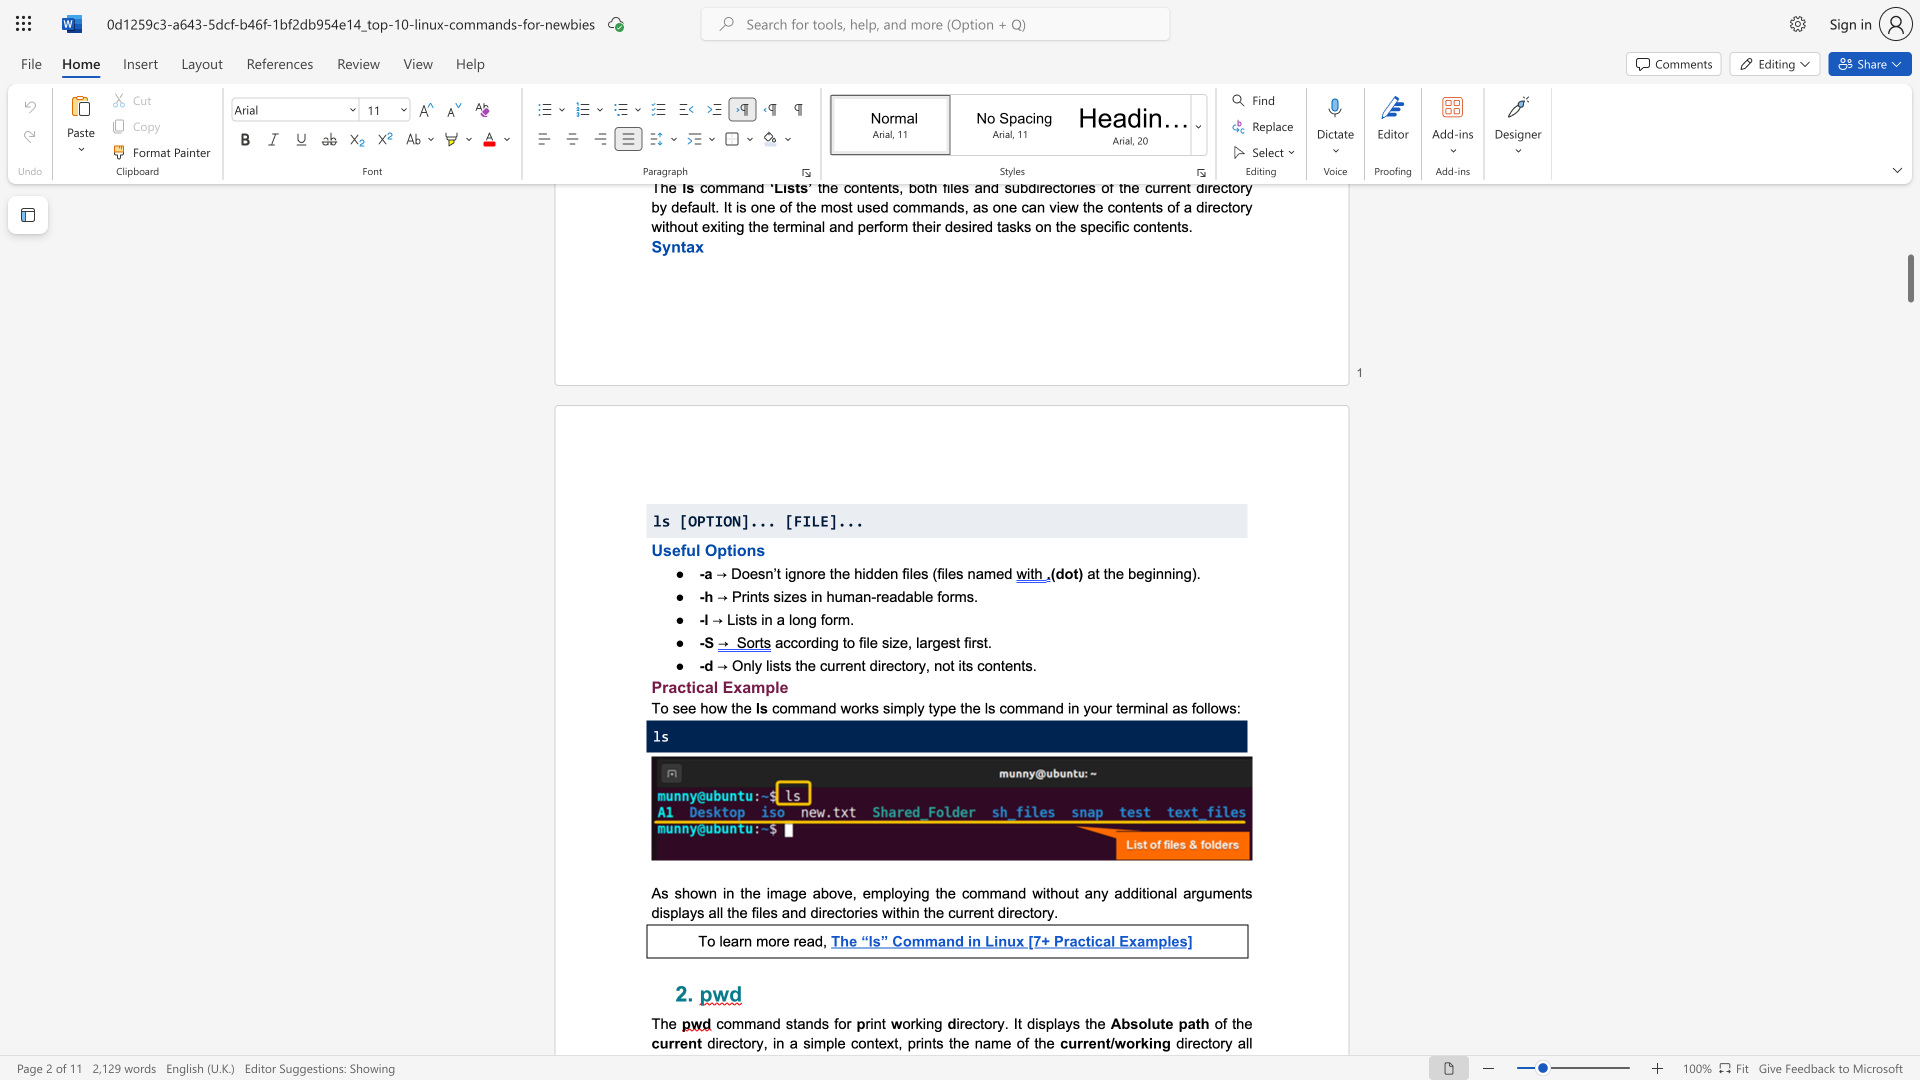  What do you see at coordinates (720, 1023) in the screenshot?
I see `the 1th character "c" in the text` at bounding box center [720, 1023].